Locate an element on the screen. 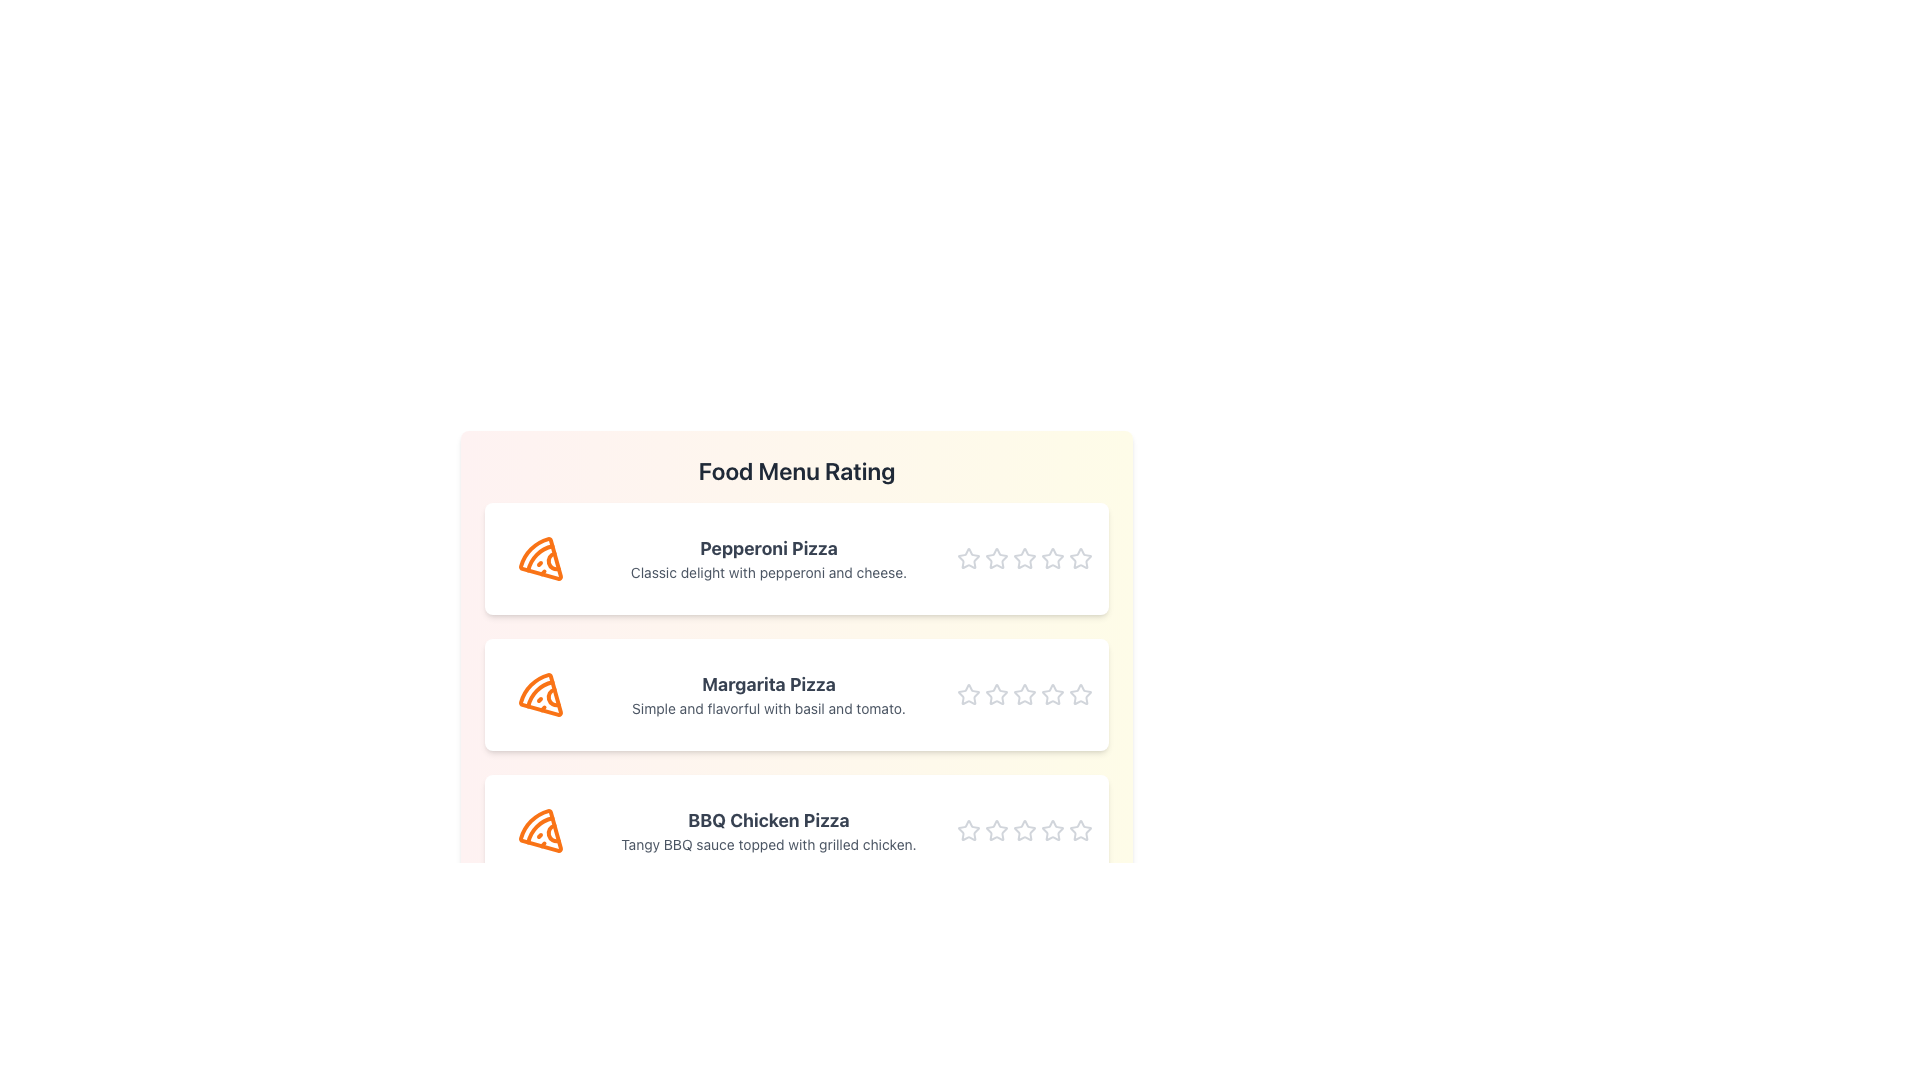  the third star in the Rating indicator below the text 'Pepperoni Pizza' to set a rating is located at coordinates (1025, 559).